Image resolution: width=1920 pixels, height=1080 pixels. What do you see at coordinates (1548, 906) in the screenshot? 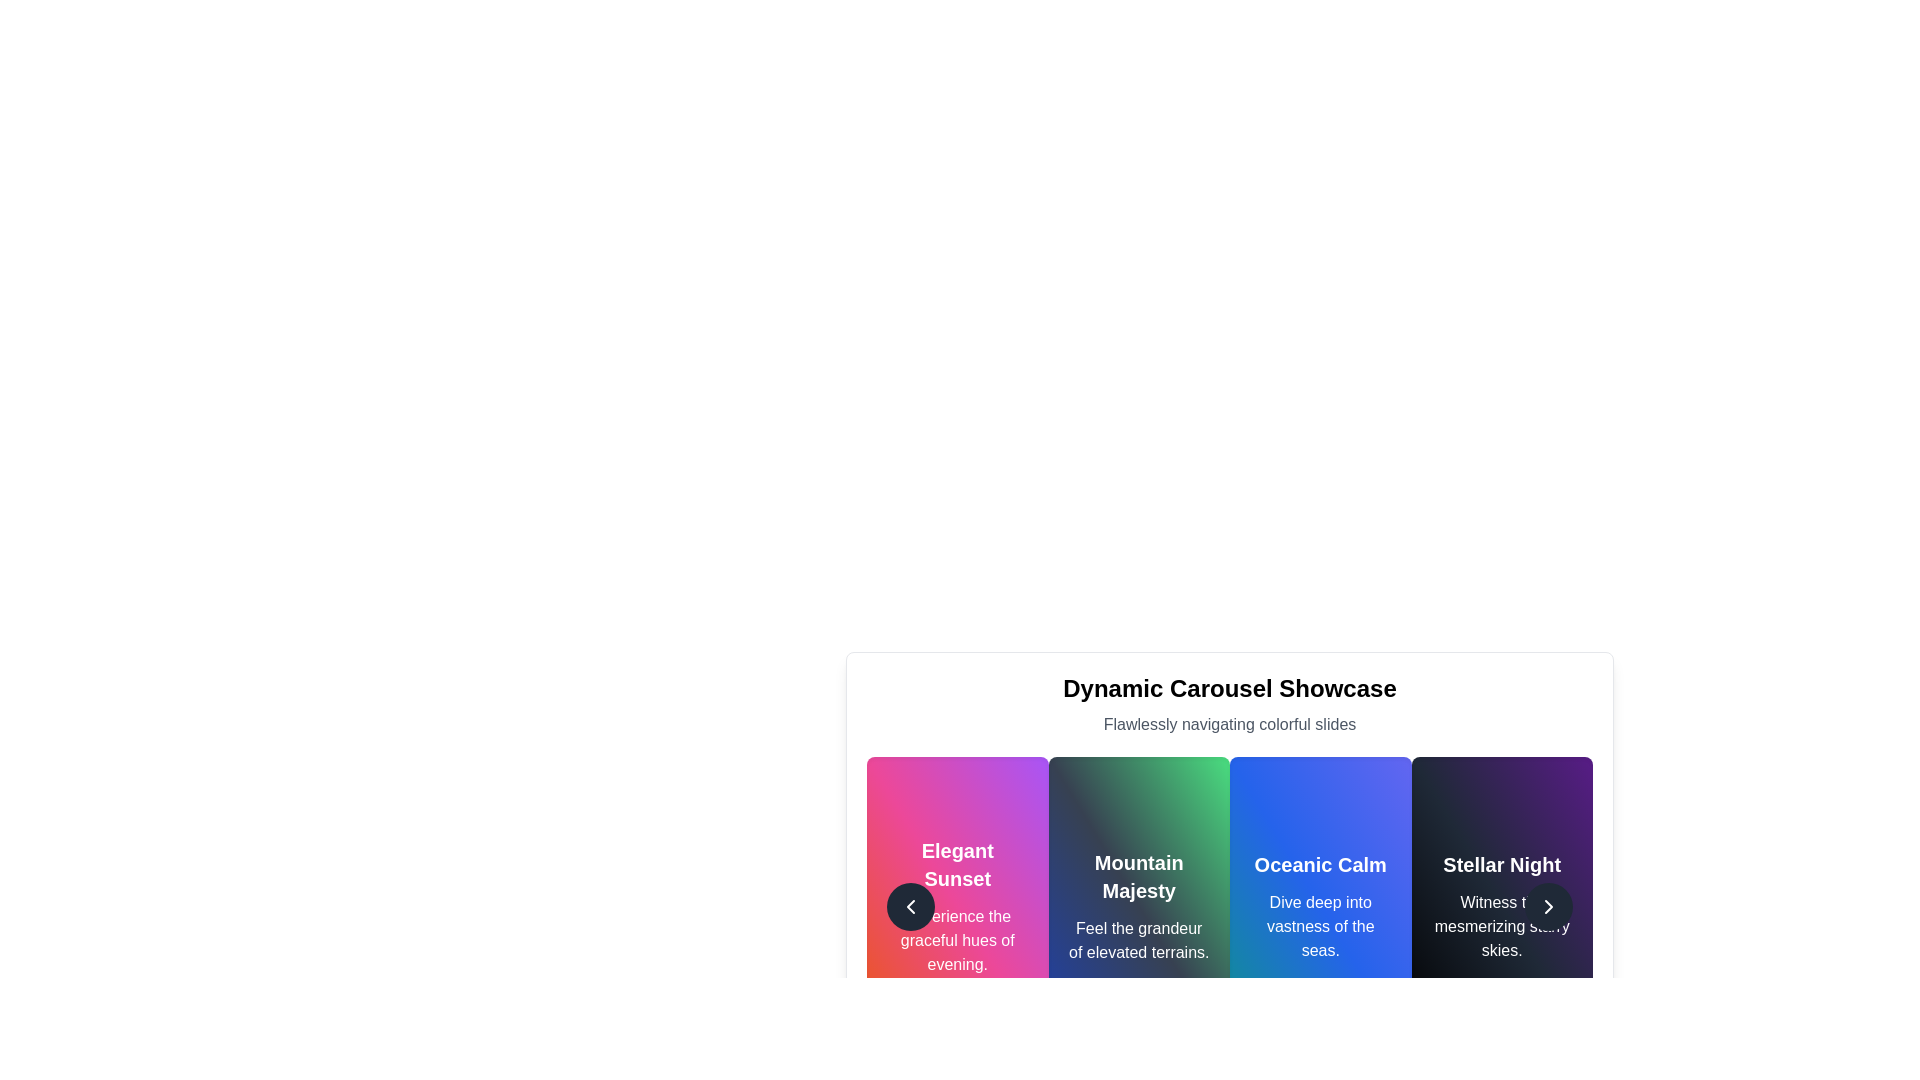
I see `the navigation button located on the far right of the carousel to transition to the next slide` at bounding box center [1548, 906].